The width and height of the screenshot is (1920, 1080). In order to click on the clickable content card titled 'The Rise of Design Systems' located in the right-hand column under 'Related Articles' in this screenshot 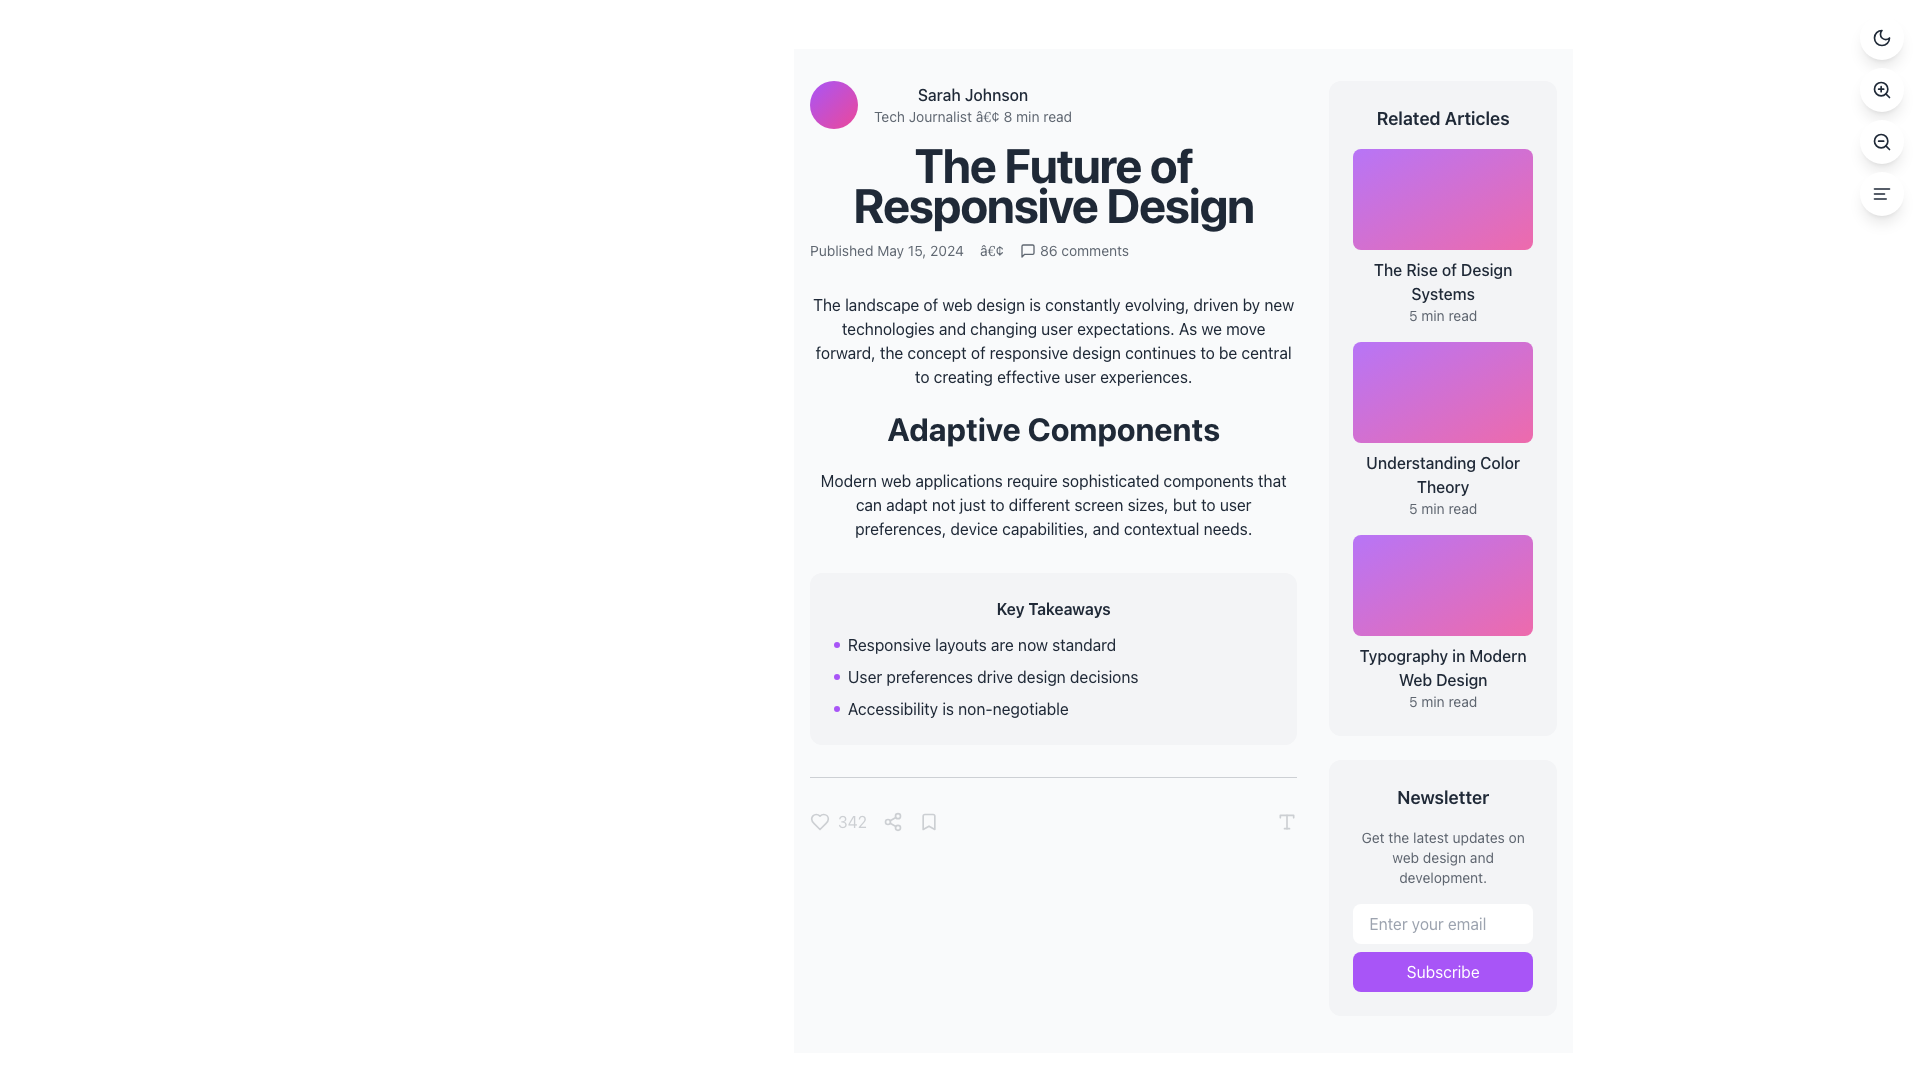, I will do `click(1443, 236)`.